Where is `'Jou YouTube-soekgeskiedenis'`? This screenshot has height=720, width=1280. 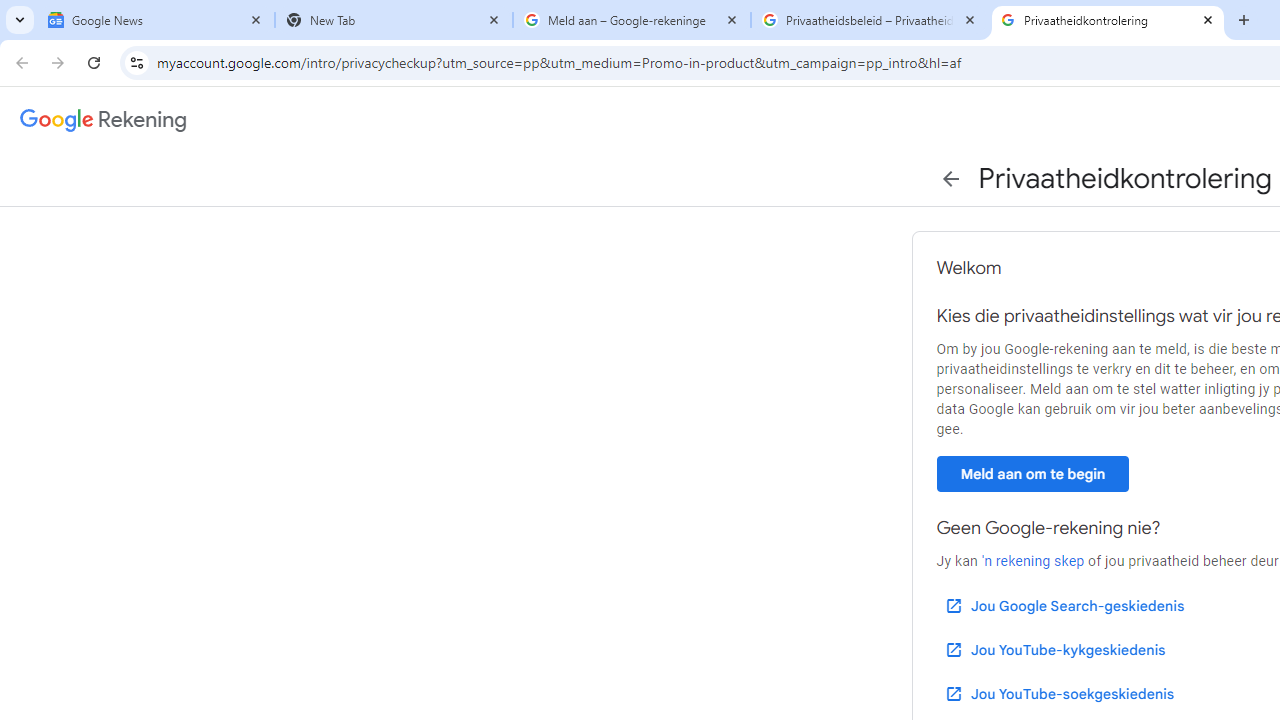
'Jou YouTube-soekgeskiedenis' is located at coordinates (1057, 693).